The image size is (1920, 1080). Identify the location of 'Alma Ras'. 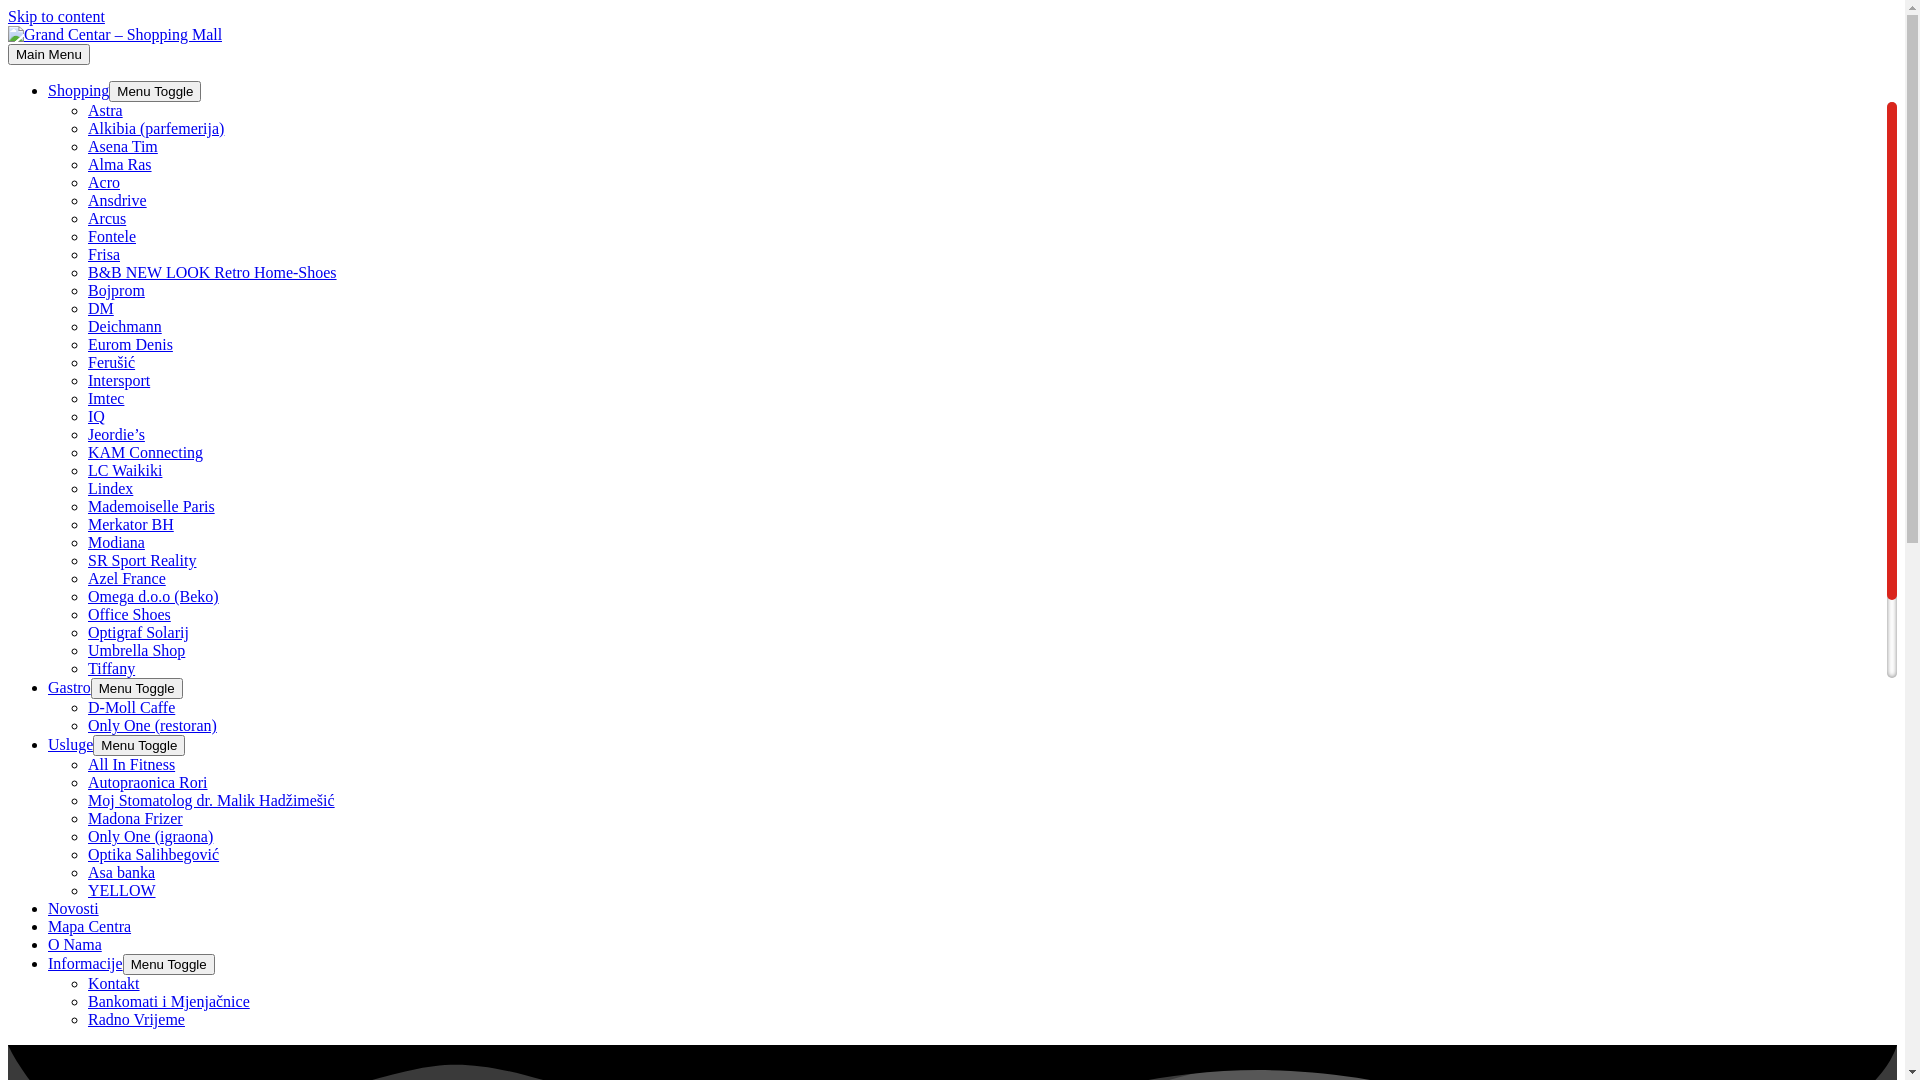
(119, 163).